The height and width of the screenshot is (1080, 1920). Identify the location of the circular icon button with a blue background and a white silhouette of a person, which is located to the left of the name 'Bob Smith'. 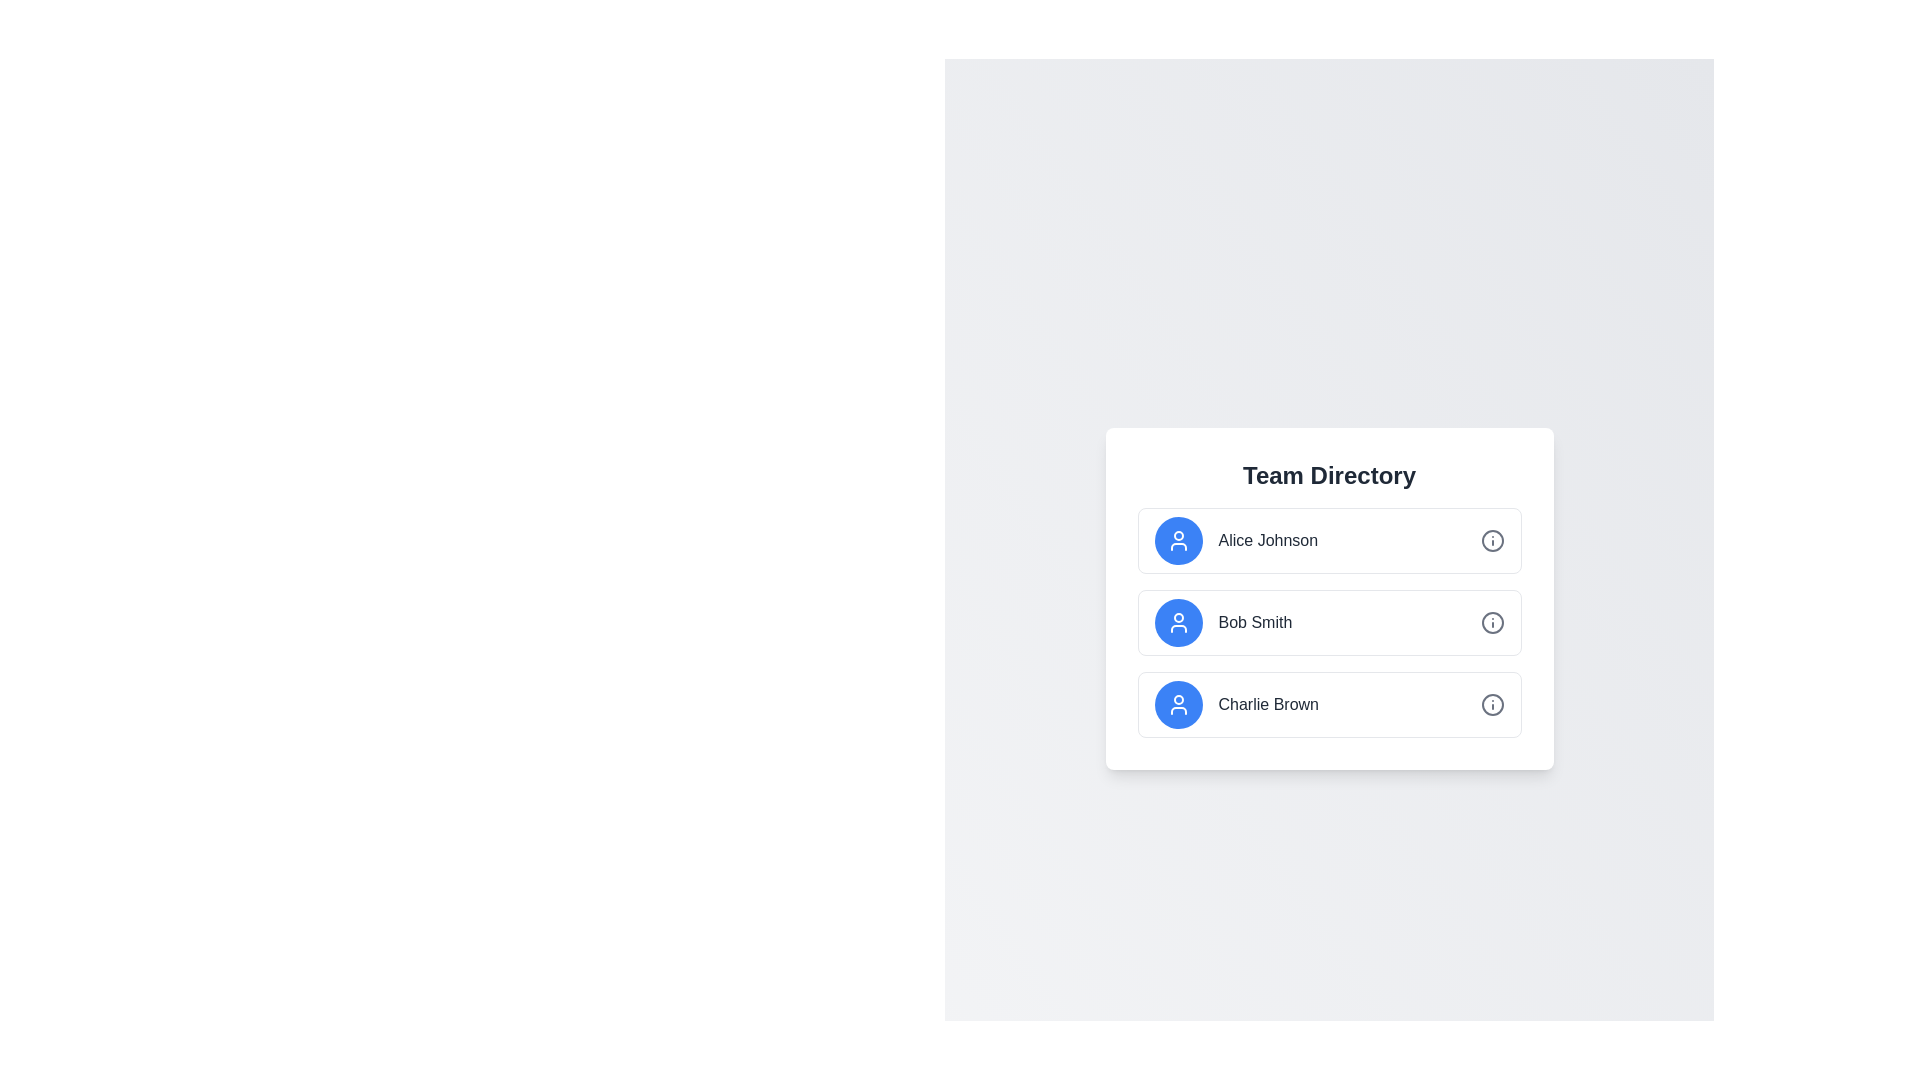
(1178, 622).